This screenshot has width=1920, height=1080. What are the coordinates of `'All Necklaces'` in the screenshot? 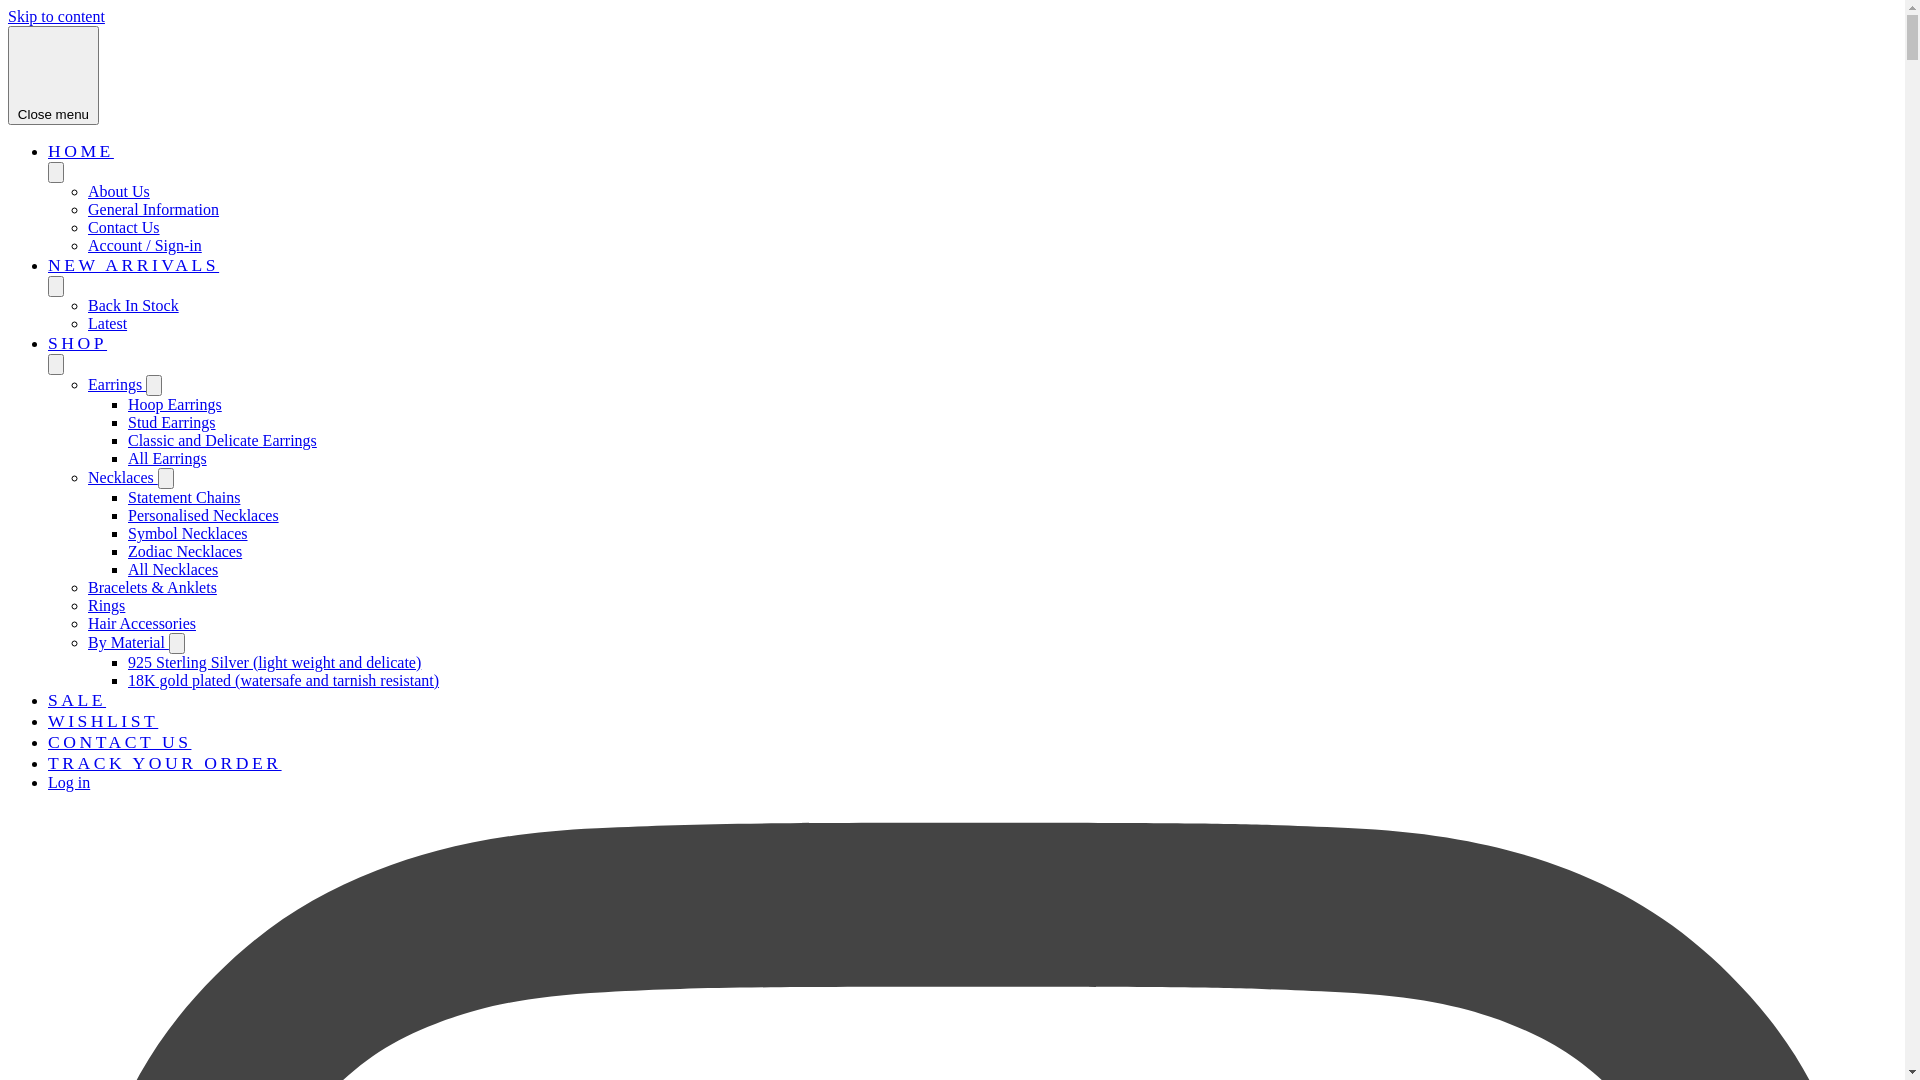 It's located at (172, 569).